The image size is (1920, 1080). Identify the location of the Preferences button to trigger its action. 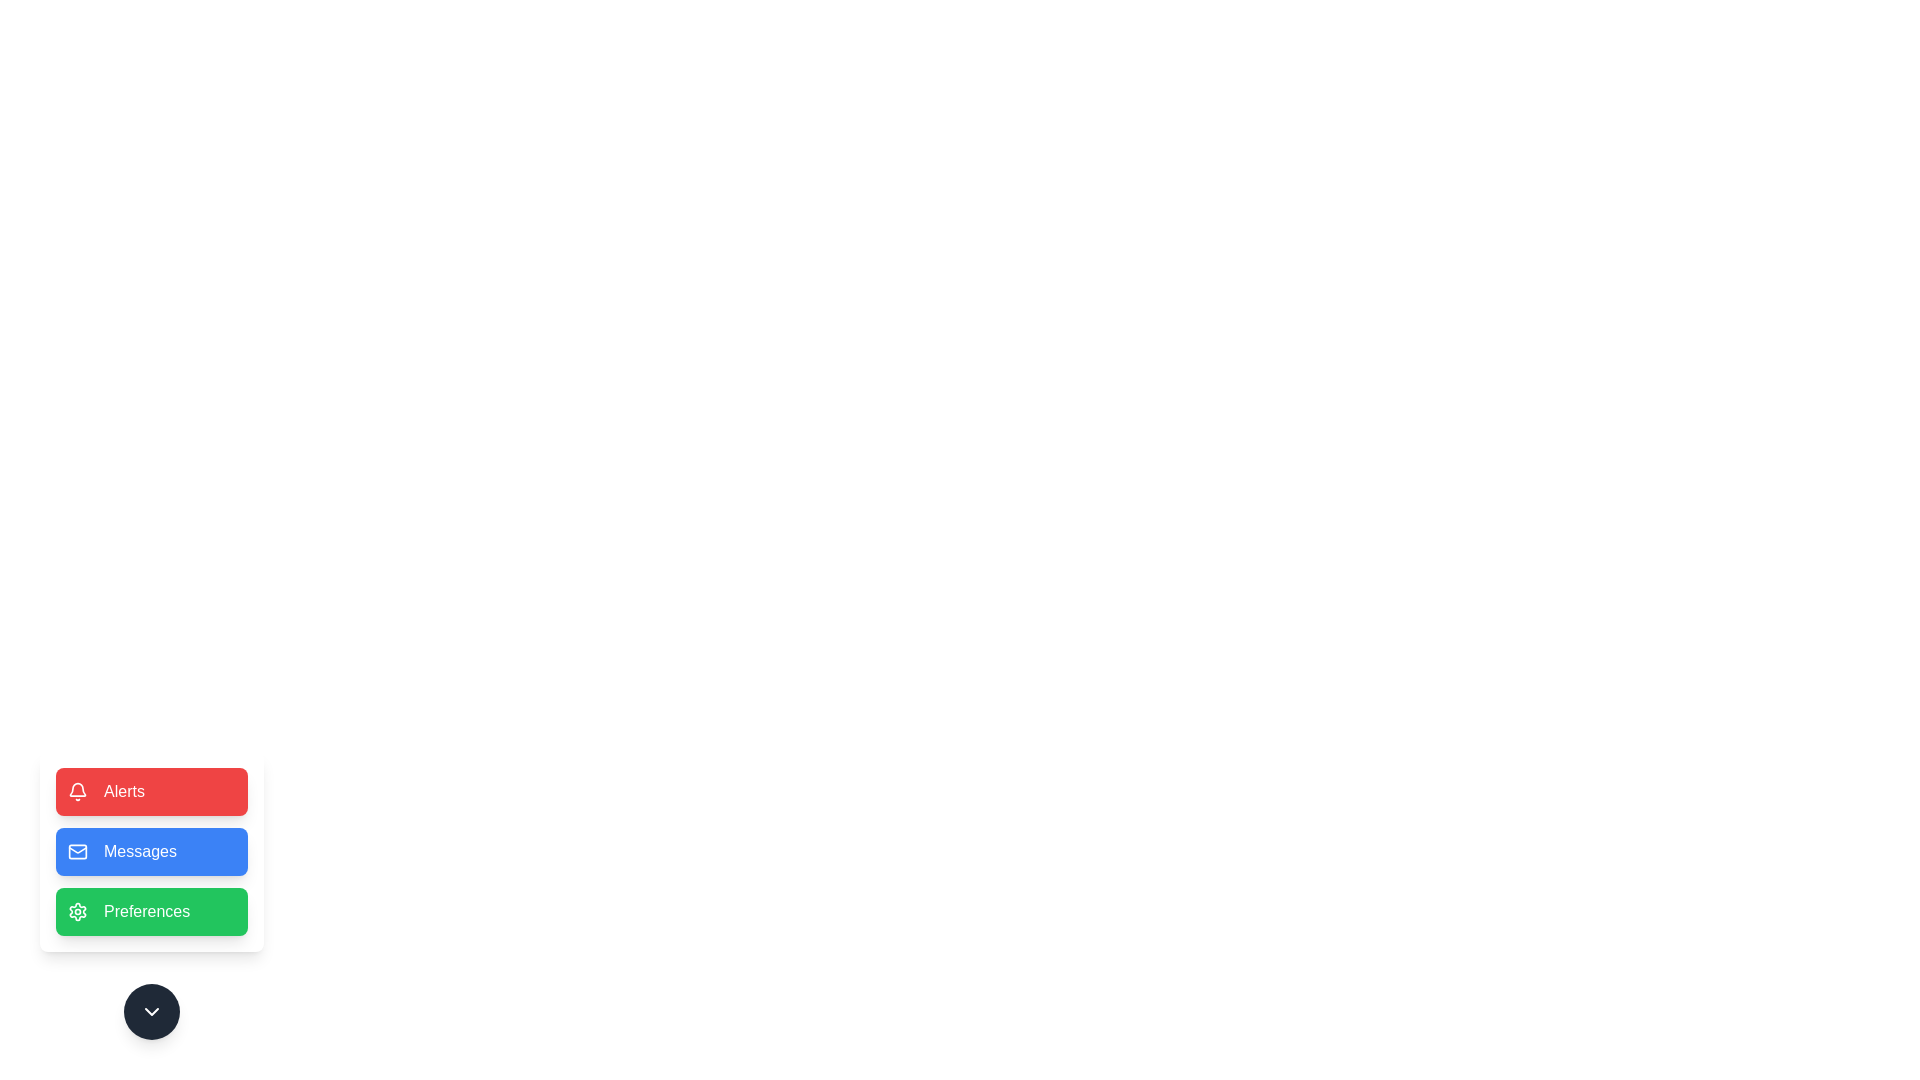
(151, 911).